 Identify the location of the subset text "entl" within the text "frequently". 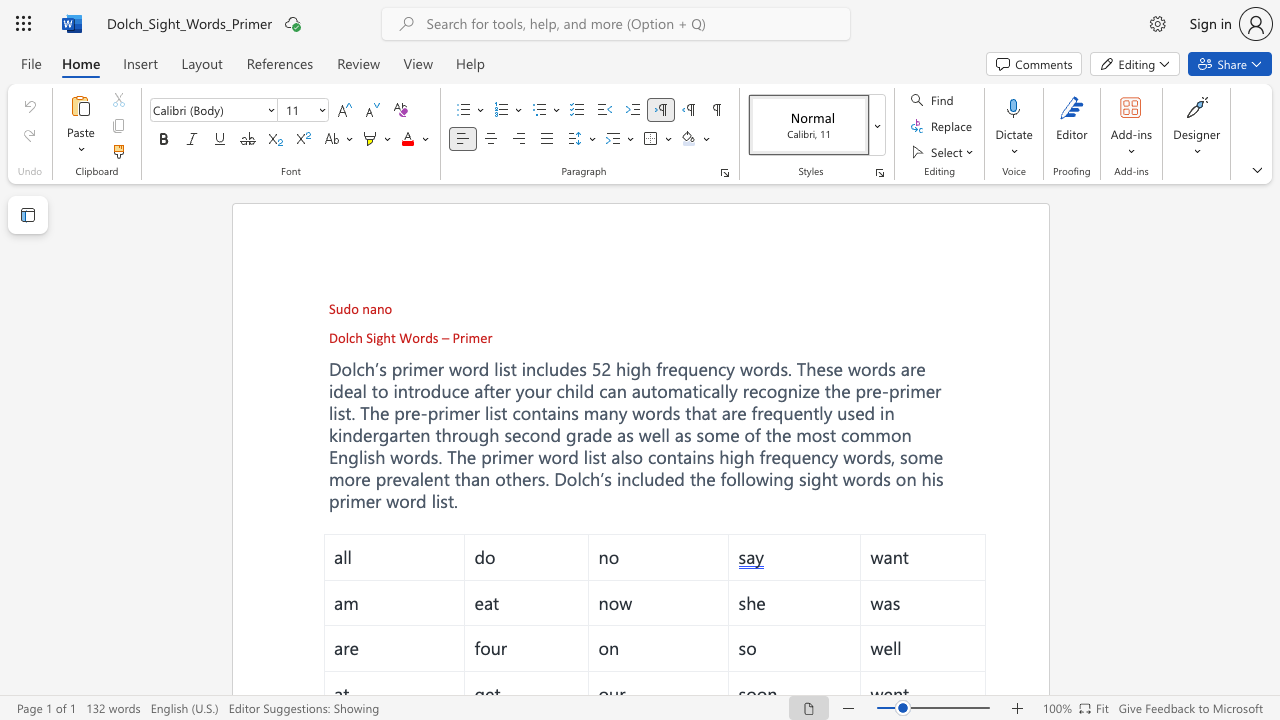
(792, 411).